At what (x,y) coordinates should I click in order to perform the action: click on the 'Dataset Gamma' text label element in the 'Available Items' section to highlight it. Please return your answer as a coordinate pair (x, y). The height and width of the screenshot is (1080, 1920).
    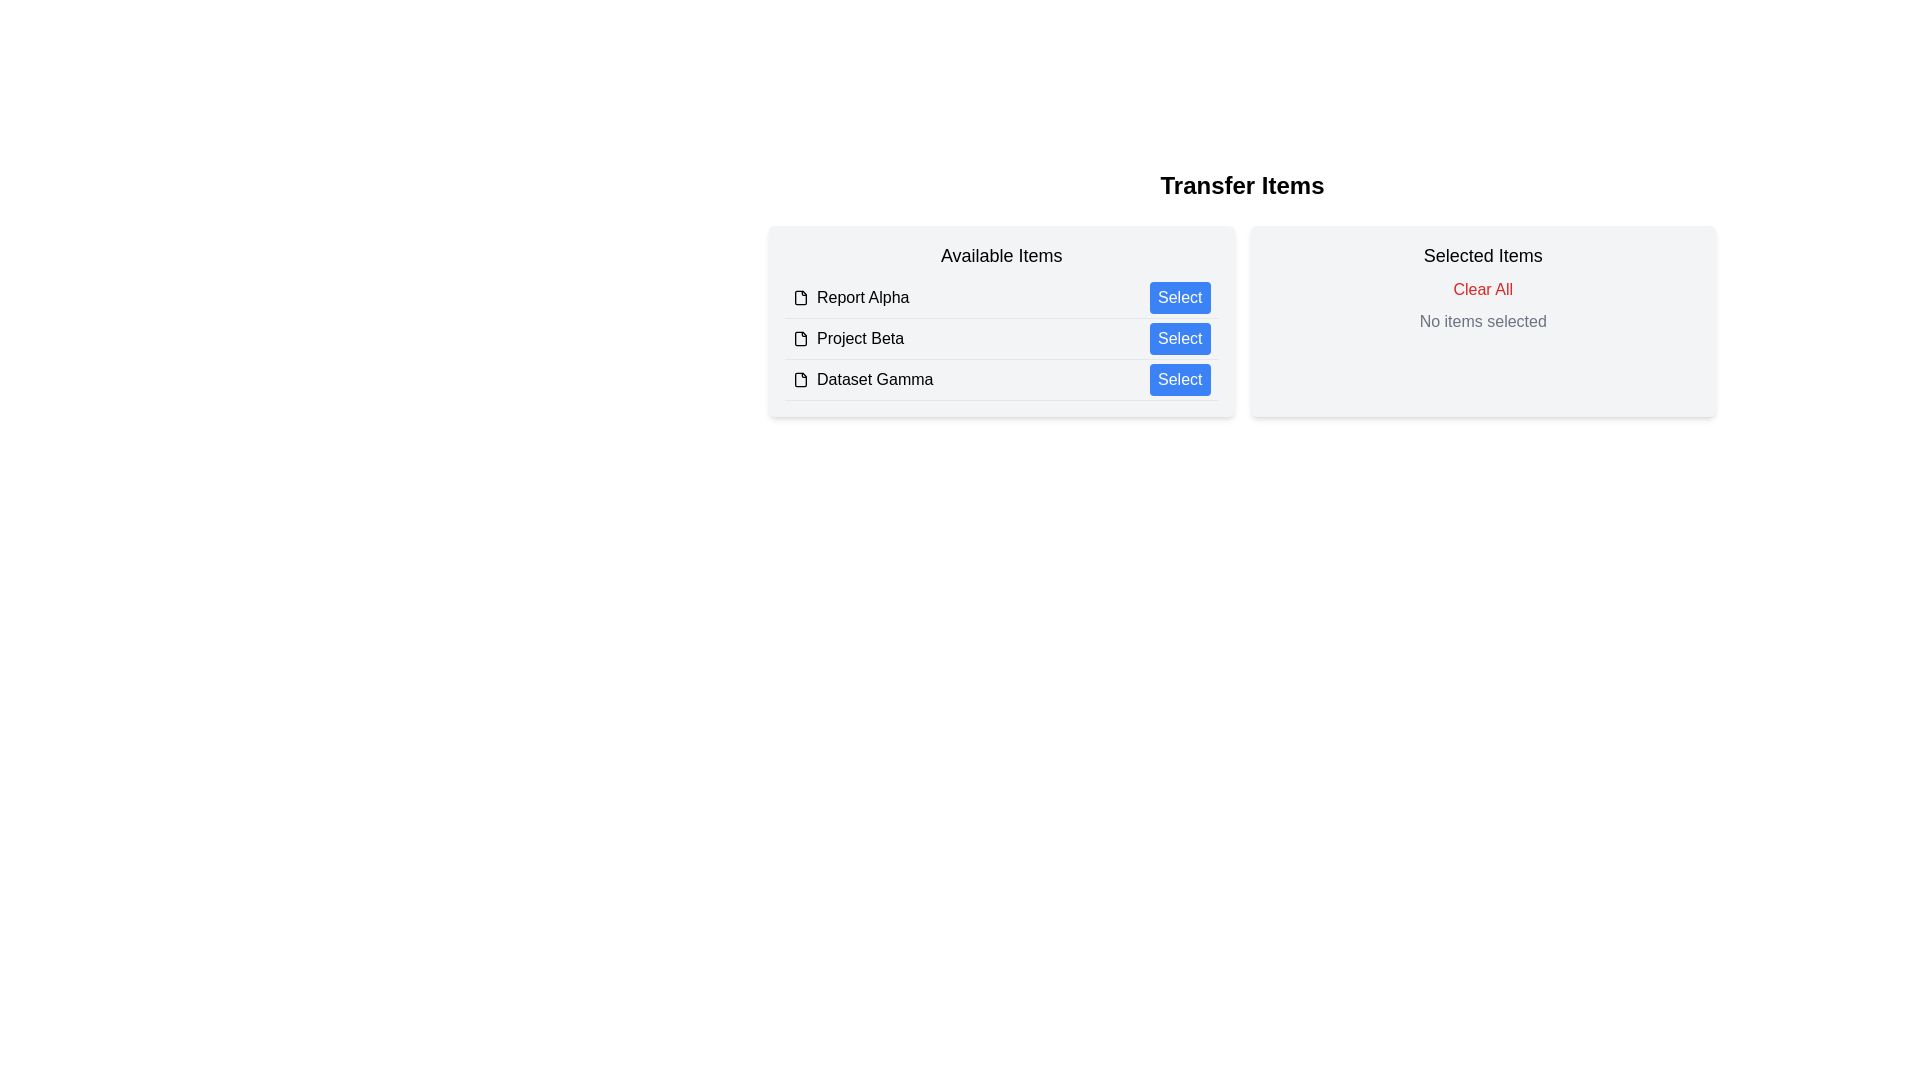
    Looking at the image, I should click on (863, 380).